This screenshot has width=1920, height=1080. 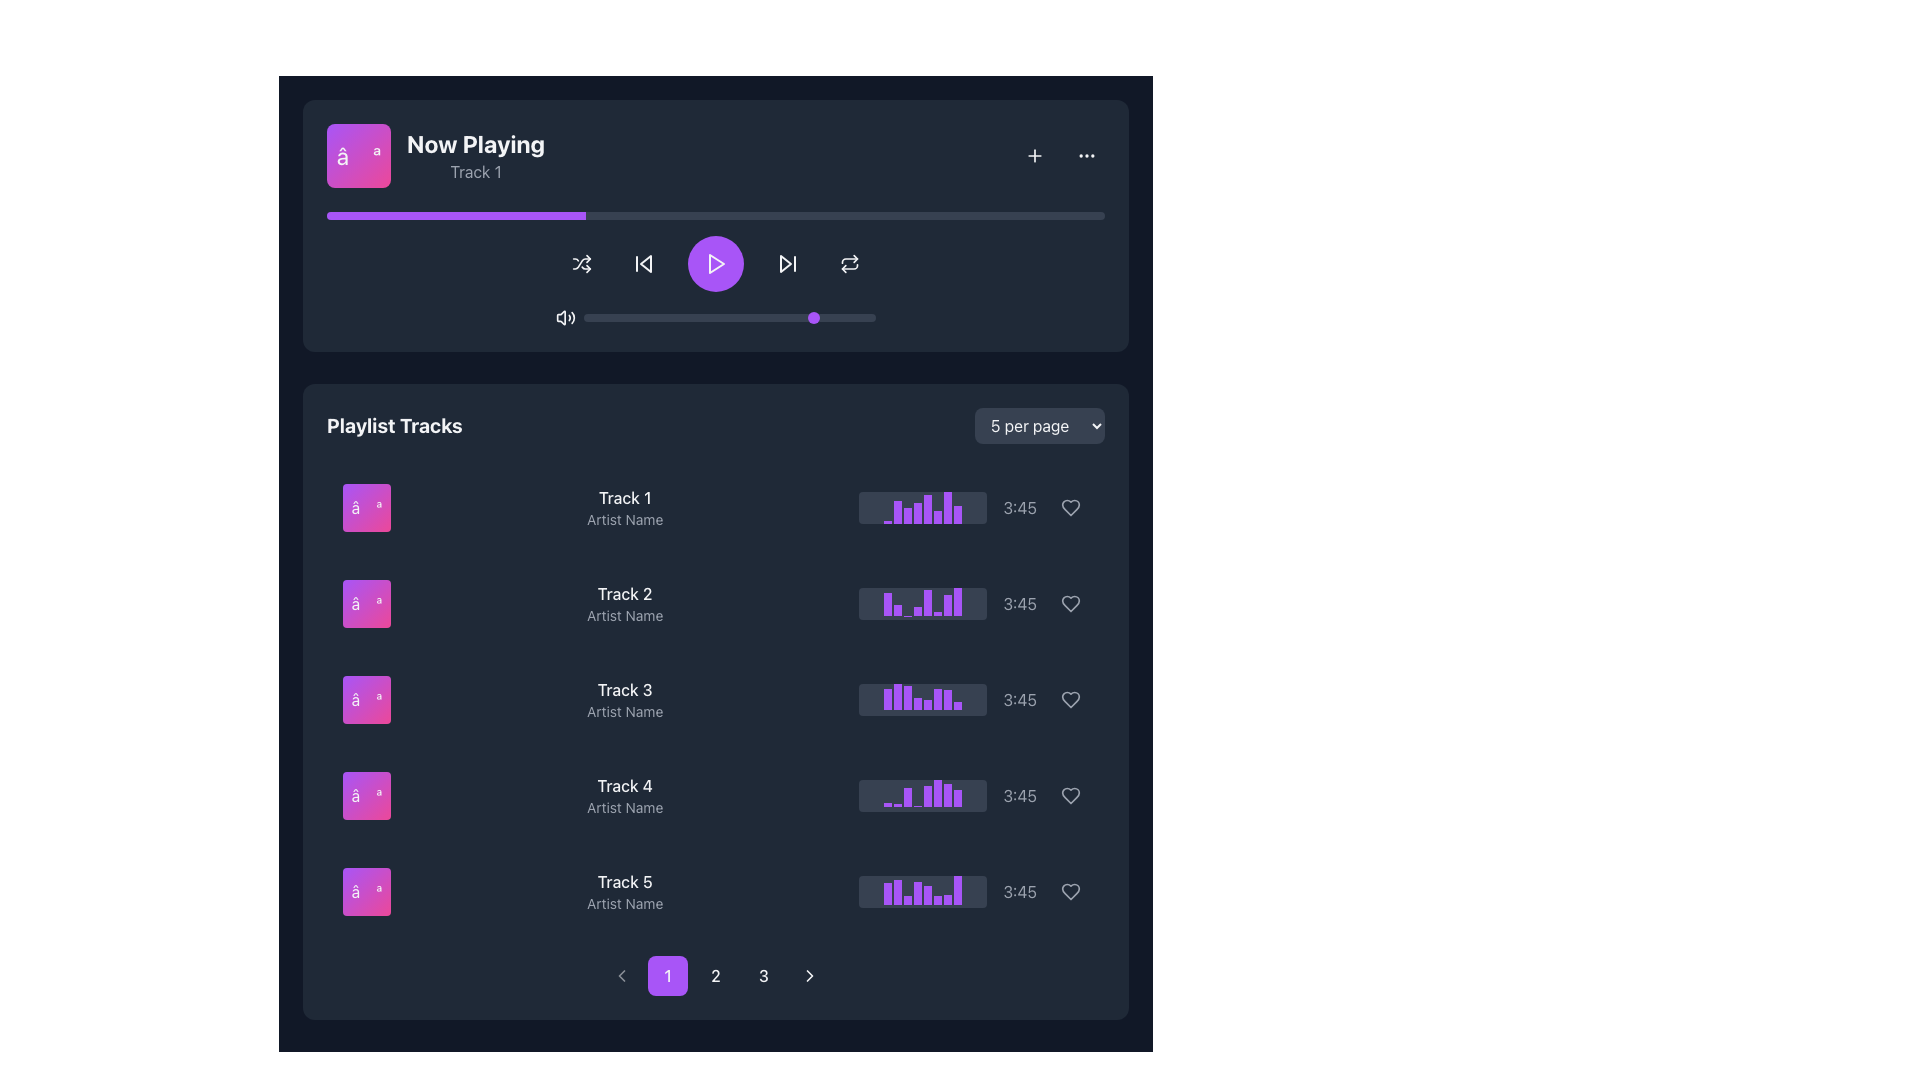 What do you see at coordinates (922, 698) in the screenshot?
I see `the static graphical indicator that represents audio amplitude or activity for the third track in the playlist, located between the track title and artist name on the left and the duration text '3:45' on the right` at bounding box center [922, 698].